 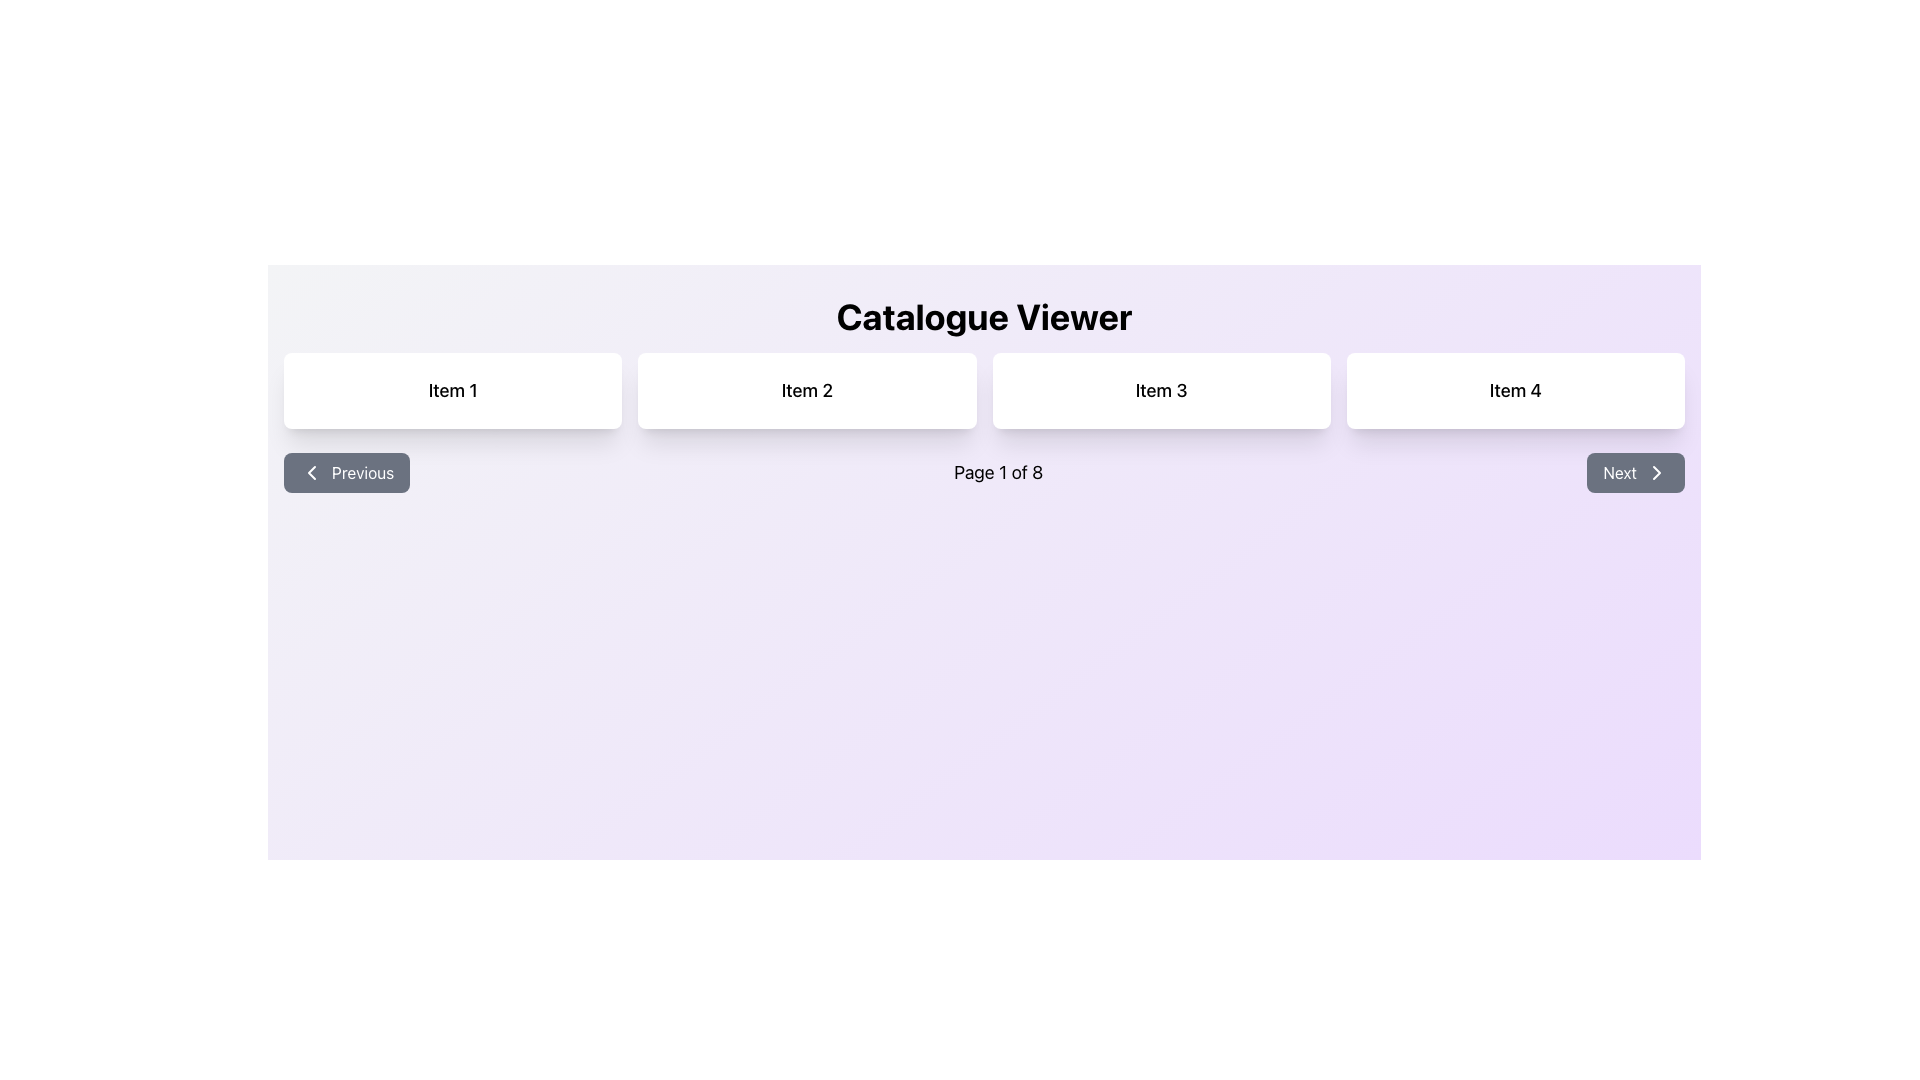 I want to click on the leftwards chevron icon located to the left of the 'Previous' button, so click(x=311, y=473).